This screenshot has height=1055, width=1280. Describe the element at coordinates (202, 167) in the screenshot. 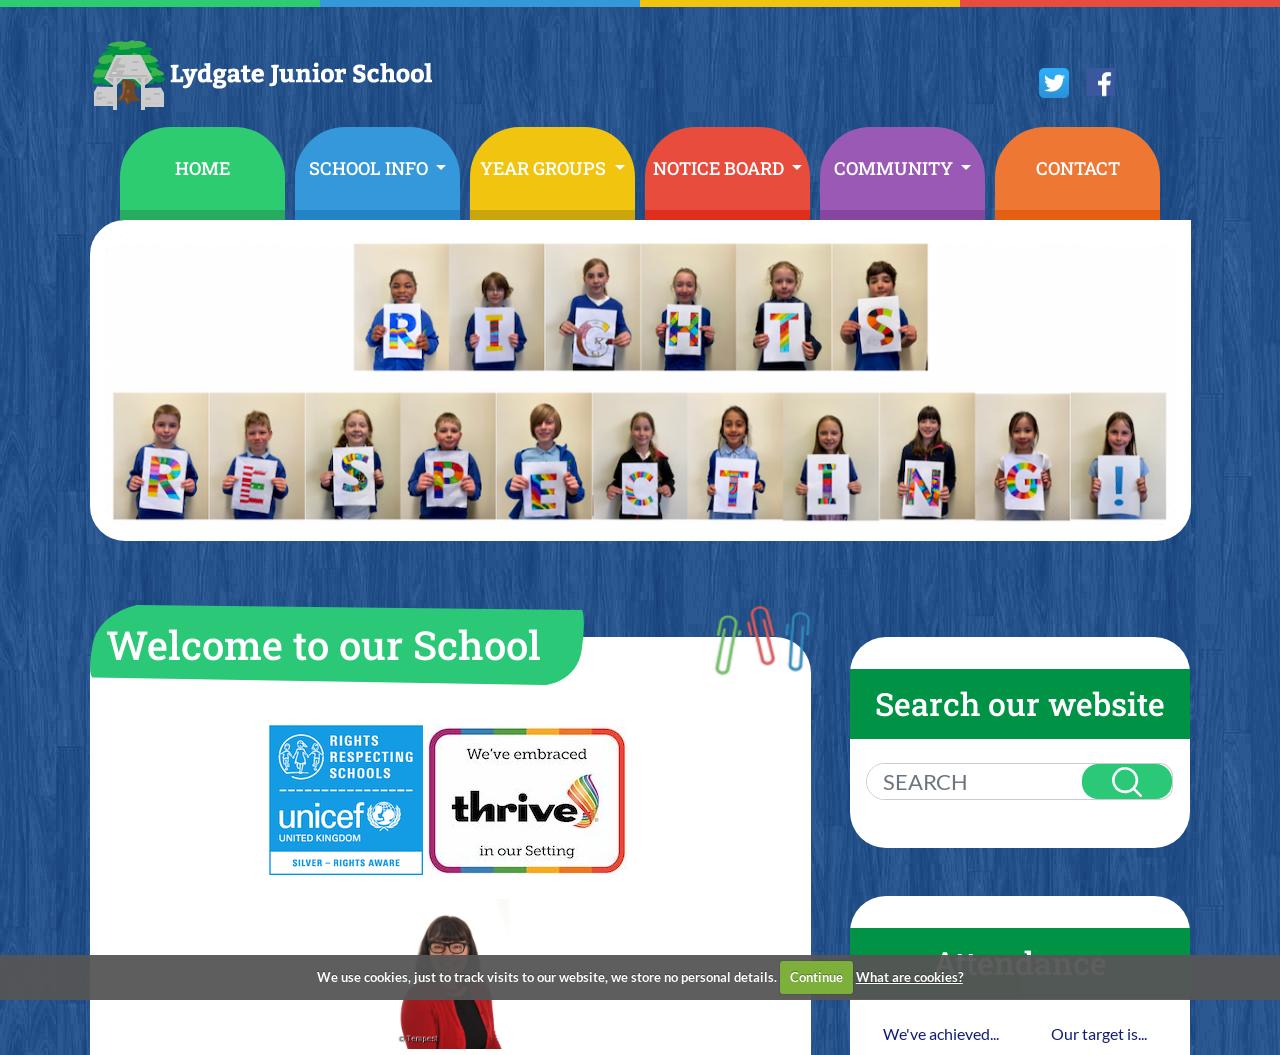

I see `'Home'` at that location.